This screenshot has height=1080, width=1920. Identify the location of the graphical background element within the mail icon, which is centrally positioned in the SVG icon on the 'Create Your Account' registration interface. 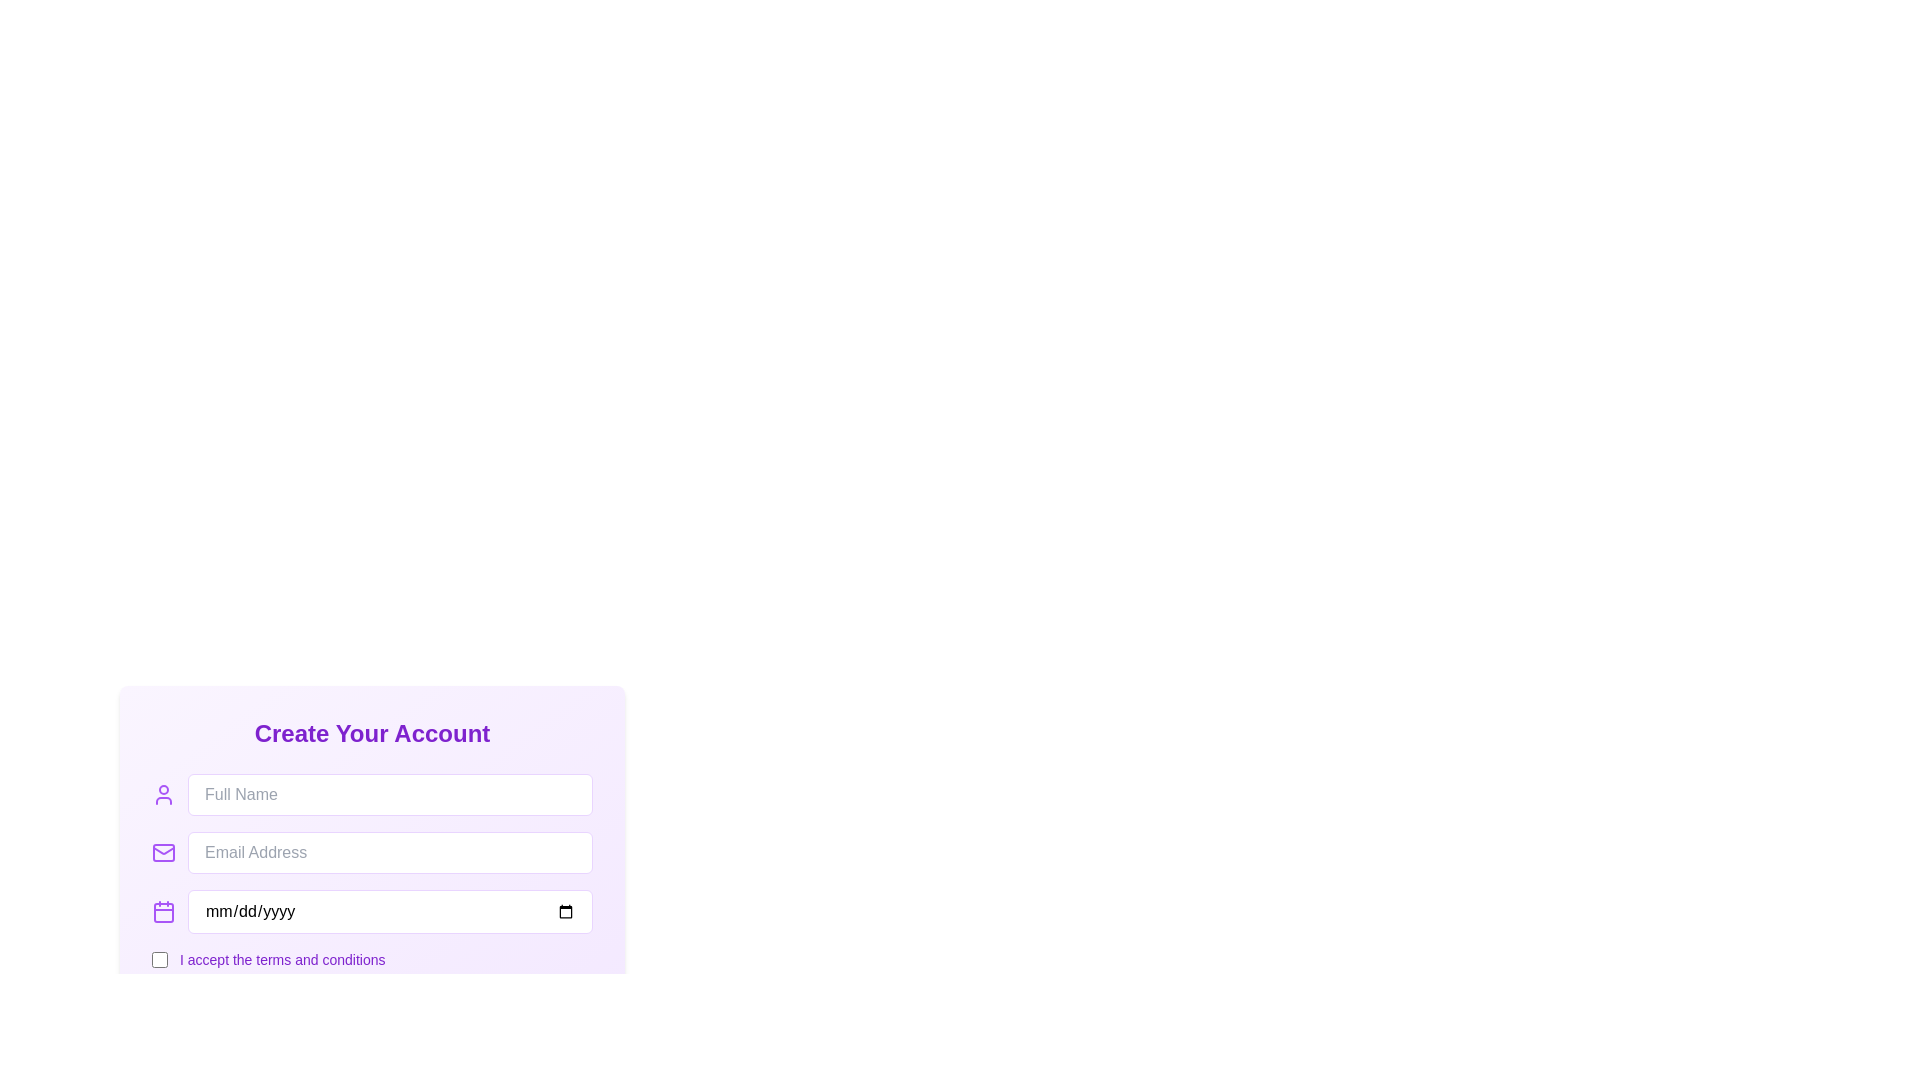
(163, 852).